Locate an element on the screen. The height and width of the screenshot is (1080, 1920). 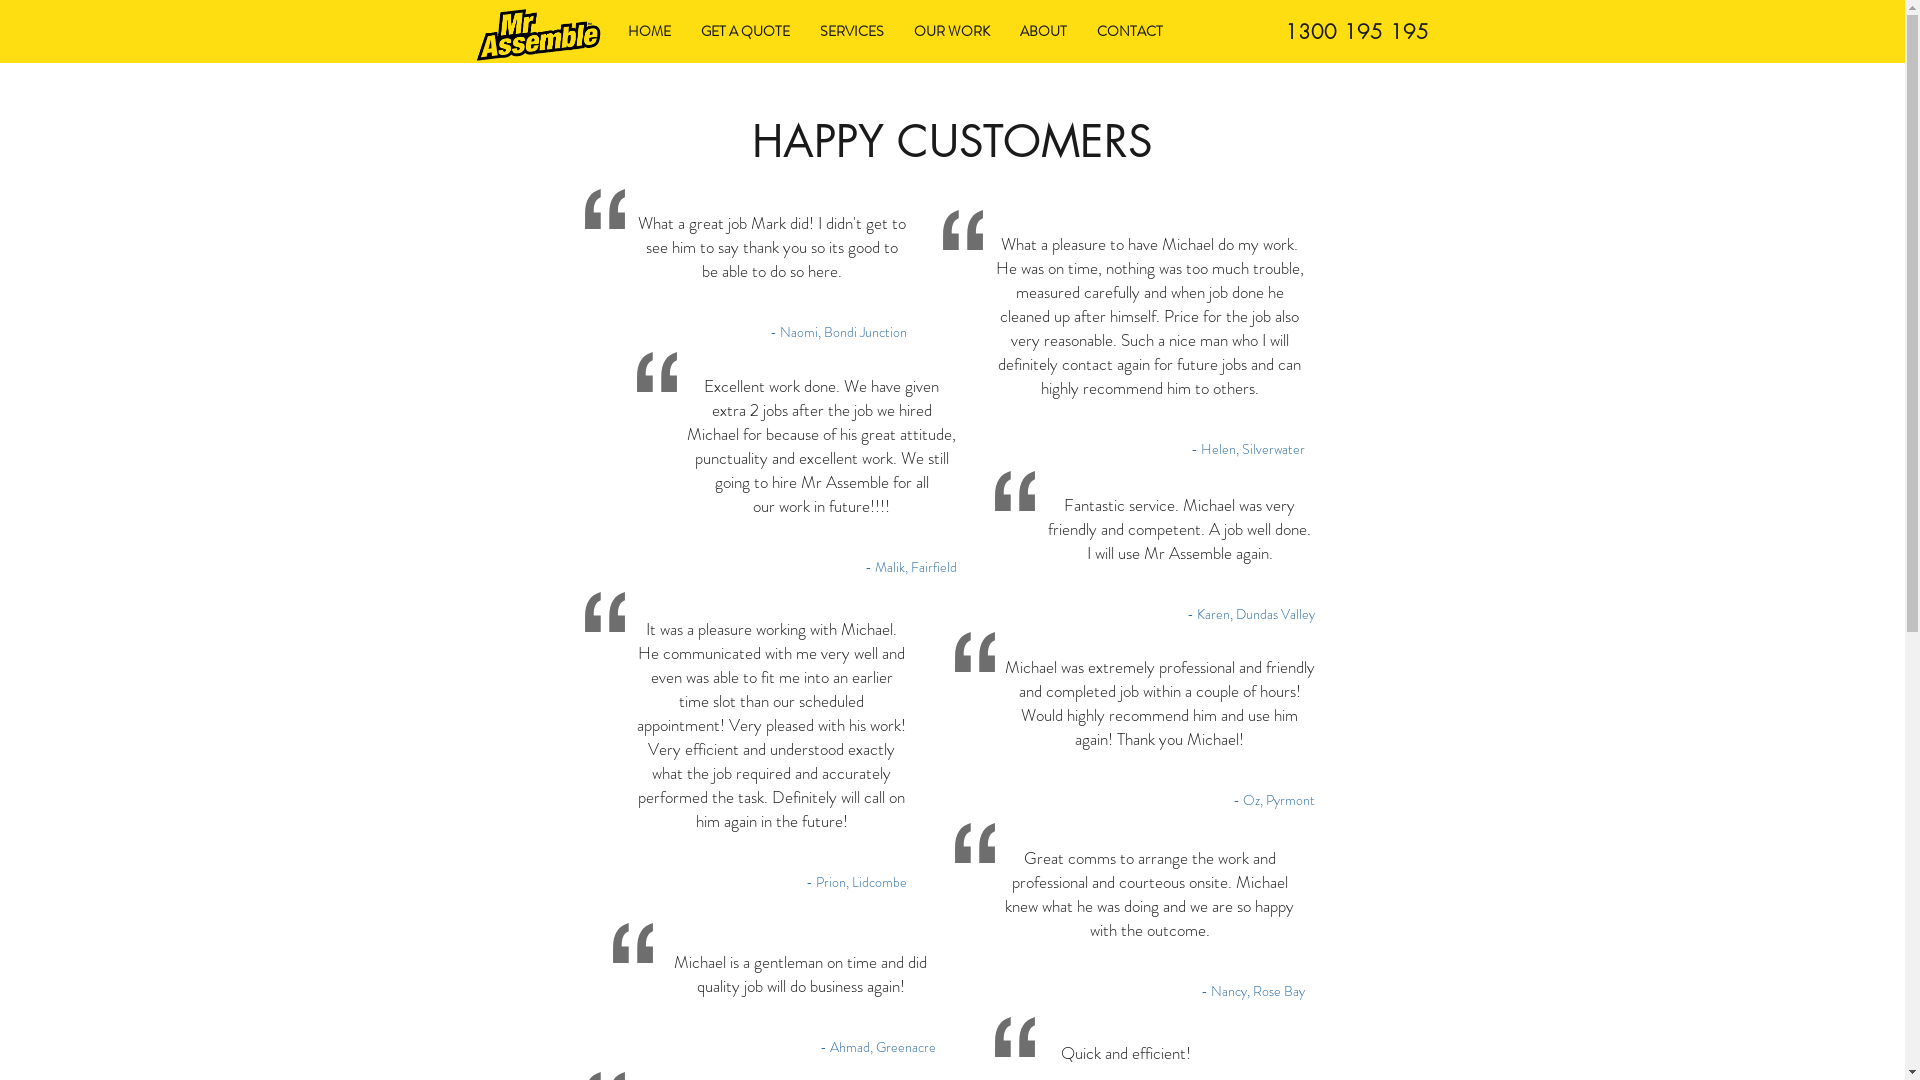
'CONTACT' is located at coordinates (1080, 31).